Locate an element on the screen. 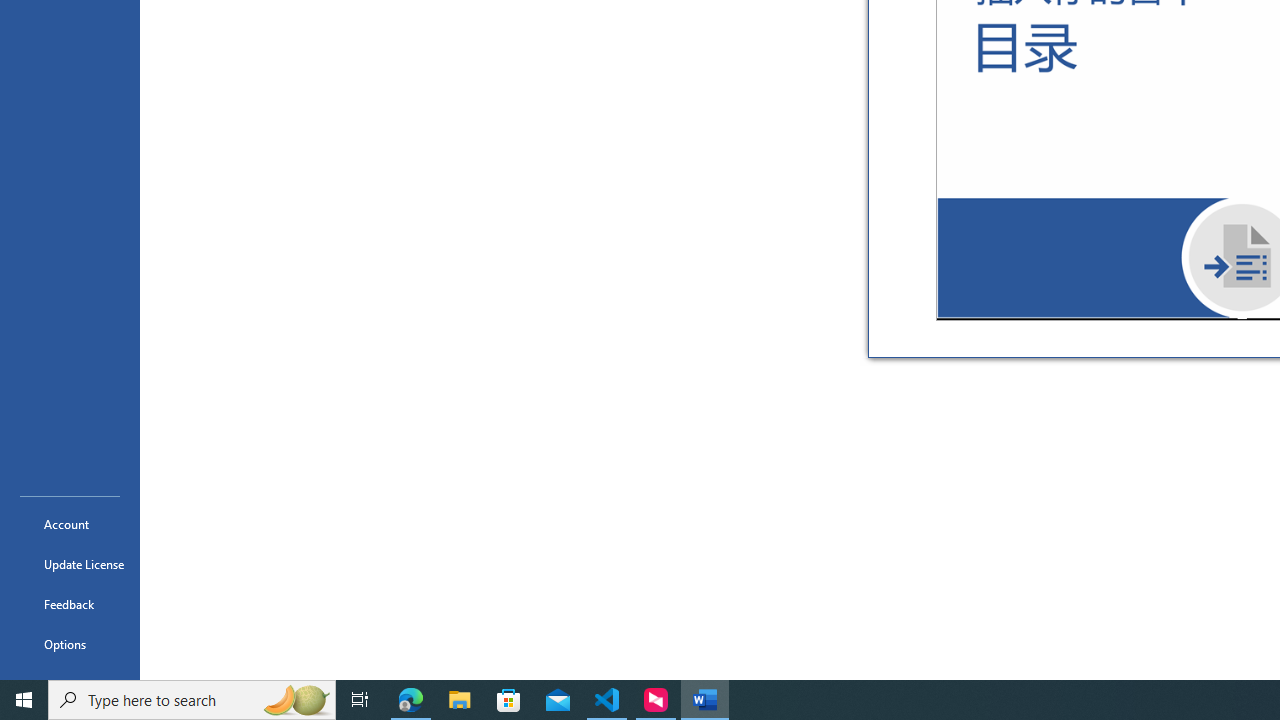 This screenshot has width=1280, height=720. 'Visual Studio Code - 1 running window' is located at coordinates (606, 698).